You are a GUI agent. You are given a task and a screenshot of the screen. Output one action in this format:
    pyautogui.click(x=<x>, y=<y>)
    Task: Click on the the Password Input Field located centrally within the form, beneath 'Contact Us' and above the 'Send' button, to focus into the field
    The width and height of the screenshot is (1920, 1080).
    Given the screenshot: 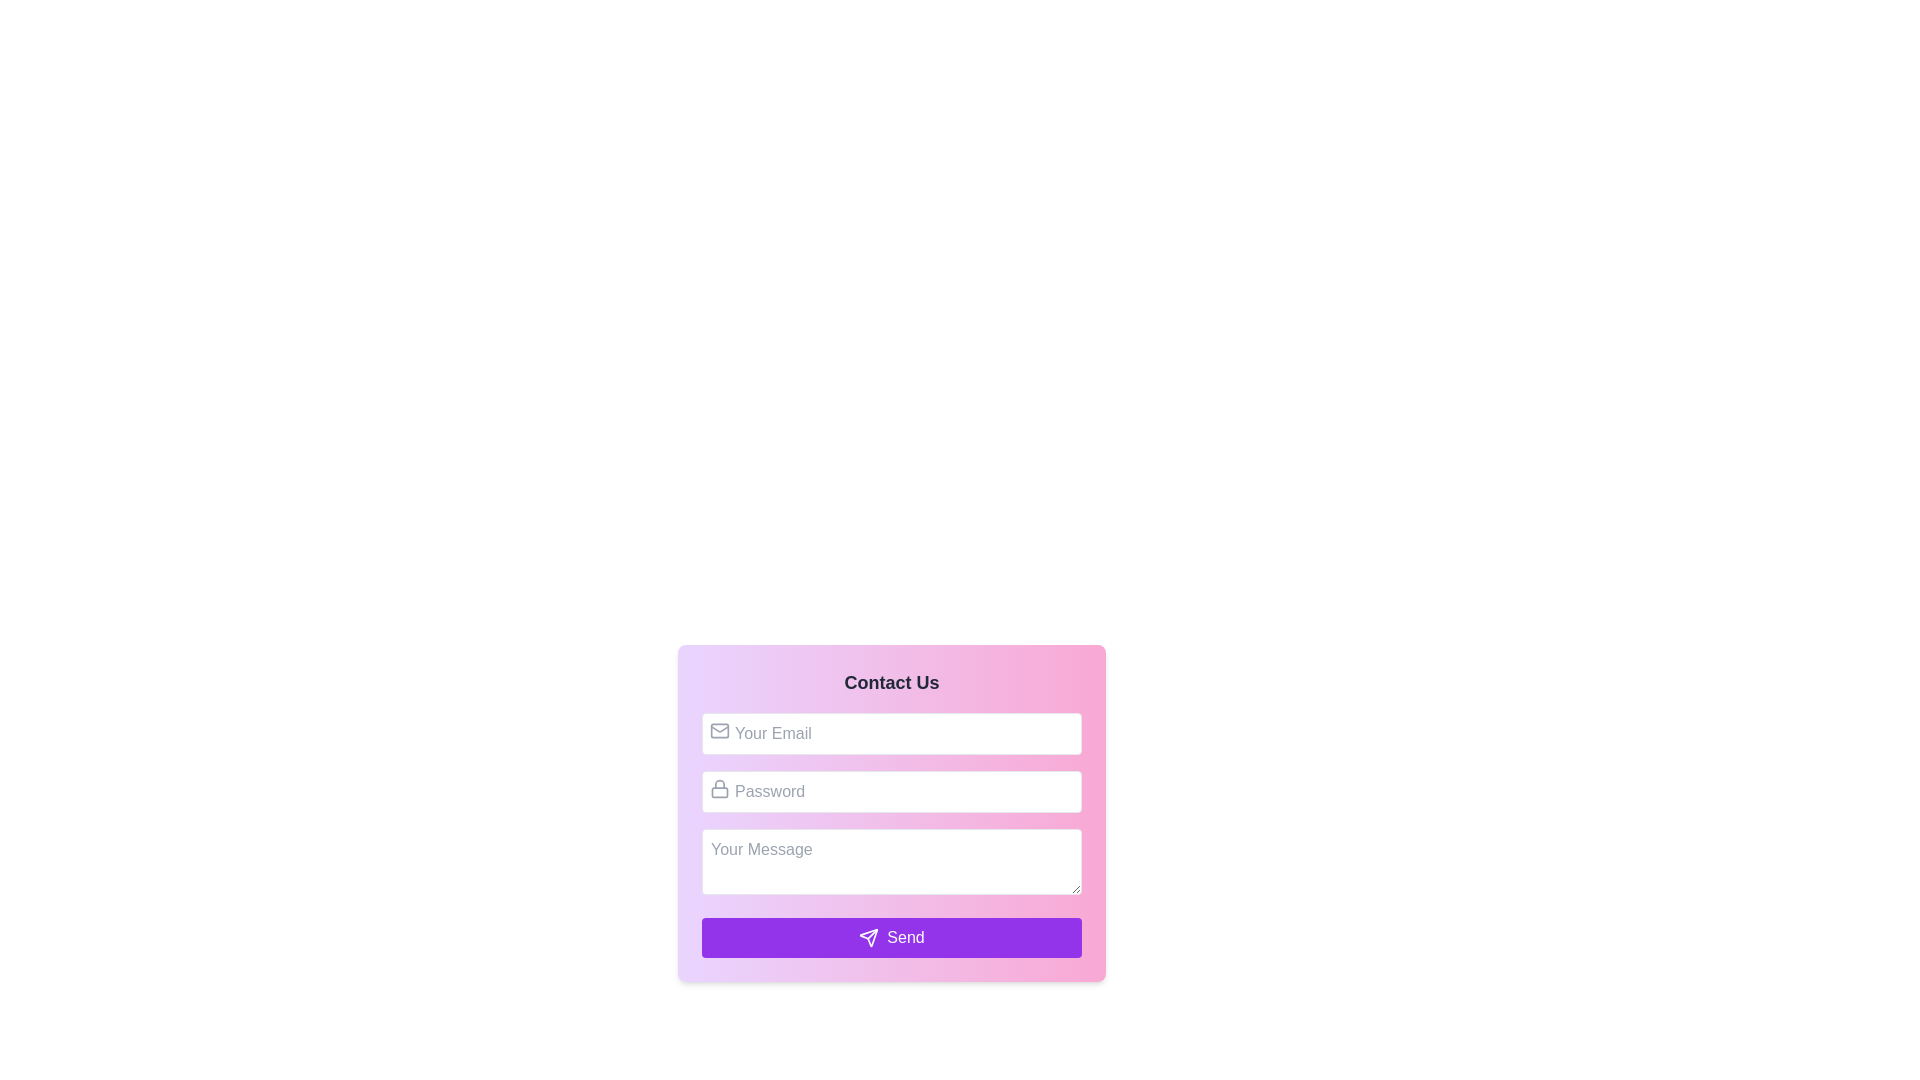 What is the action you would take?
    pyautogui.click(x=891, y=813)
    